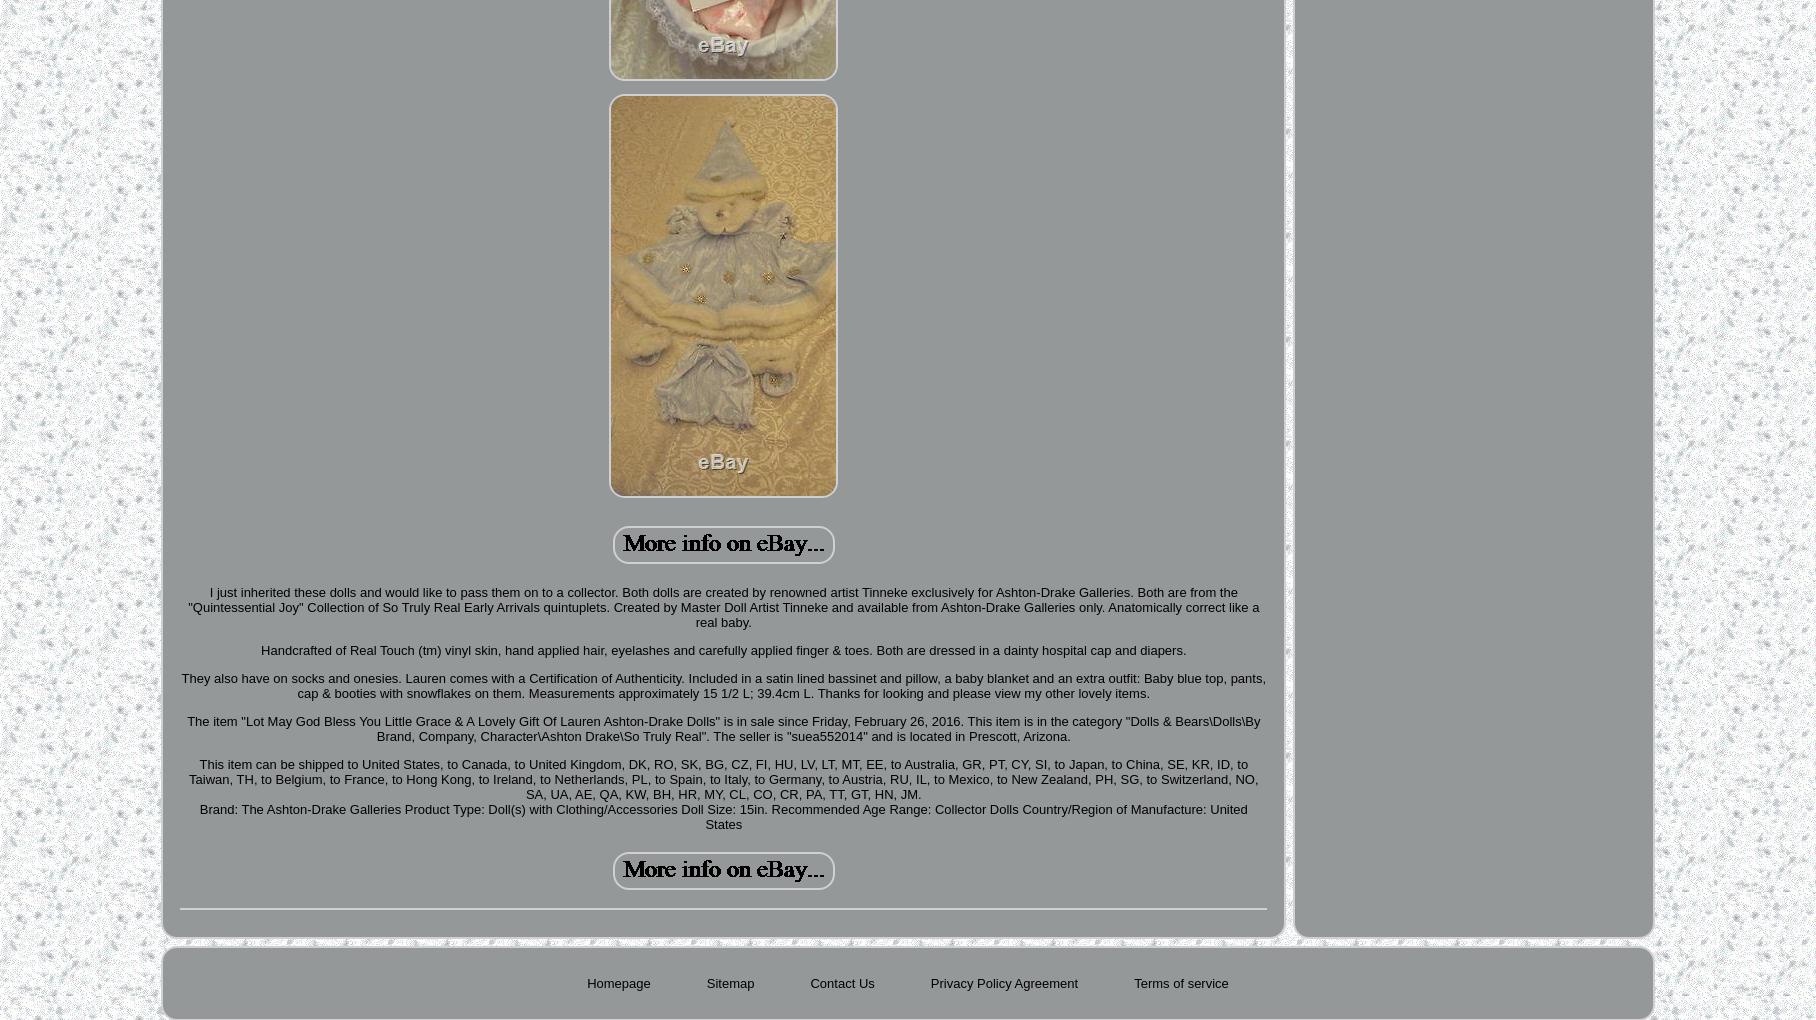 The height and width of the screenshot is (1020, 1816). I want to click on 'I just inherited these dolls and would like to pass them on to a collector. Both dolls are created by renowned artist Tinneke exclusively for Ashton-Drake Galleries. Both are from the "Quintessential Joy" Collection of So Truly Real Early Arrivals quintuplets. Created by Master Doll Artist Tinneke and available from Ashton-Drake Galleries only. Anatomically correct like a real baby.', so click(722, 606).